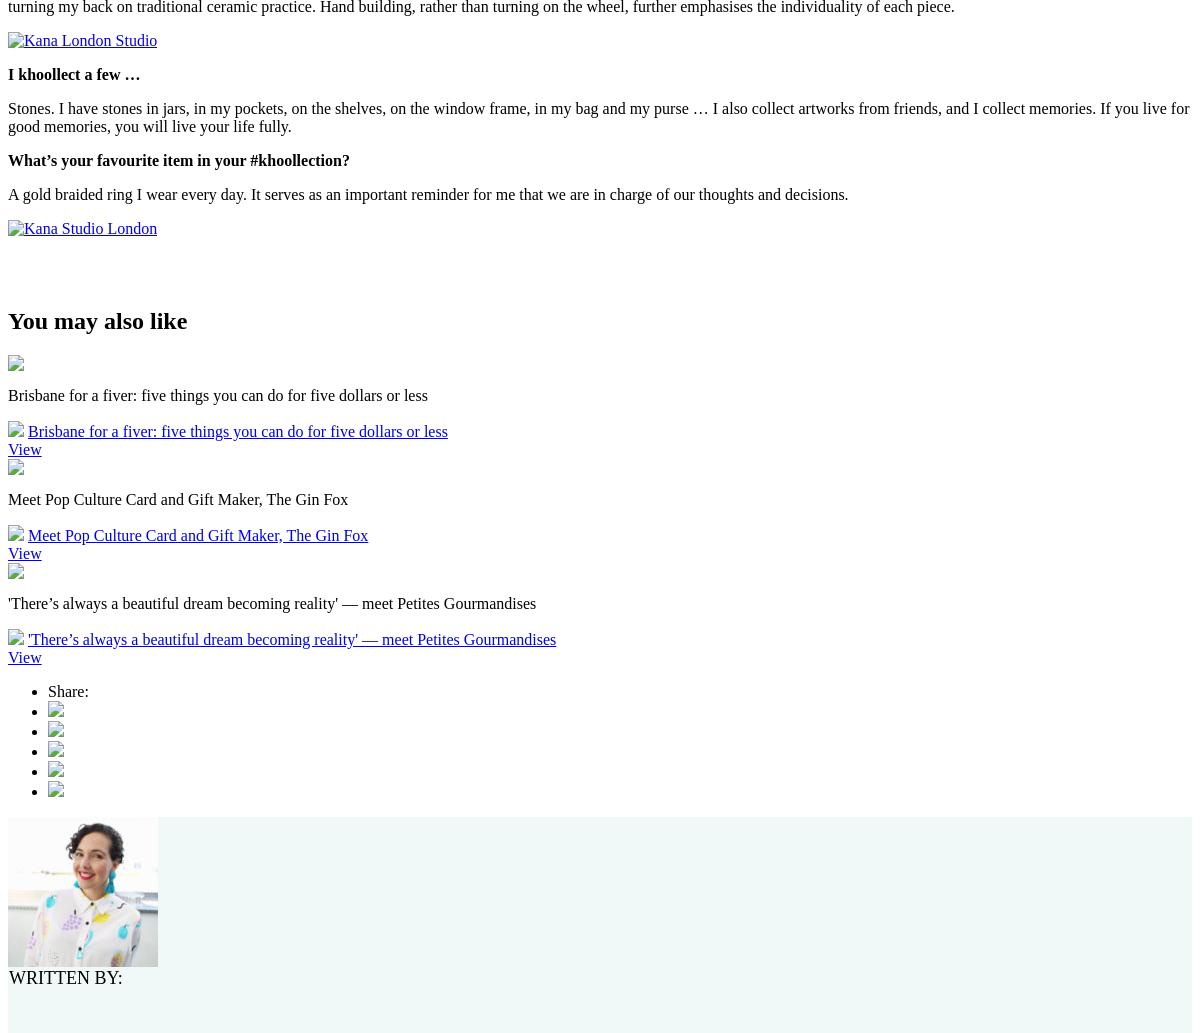  Describe the element at coordinates (68, 690) in the screenshot. I see `'Share:'` at that location.